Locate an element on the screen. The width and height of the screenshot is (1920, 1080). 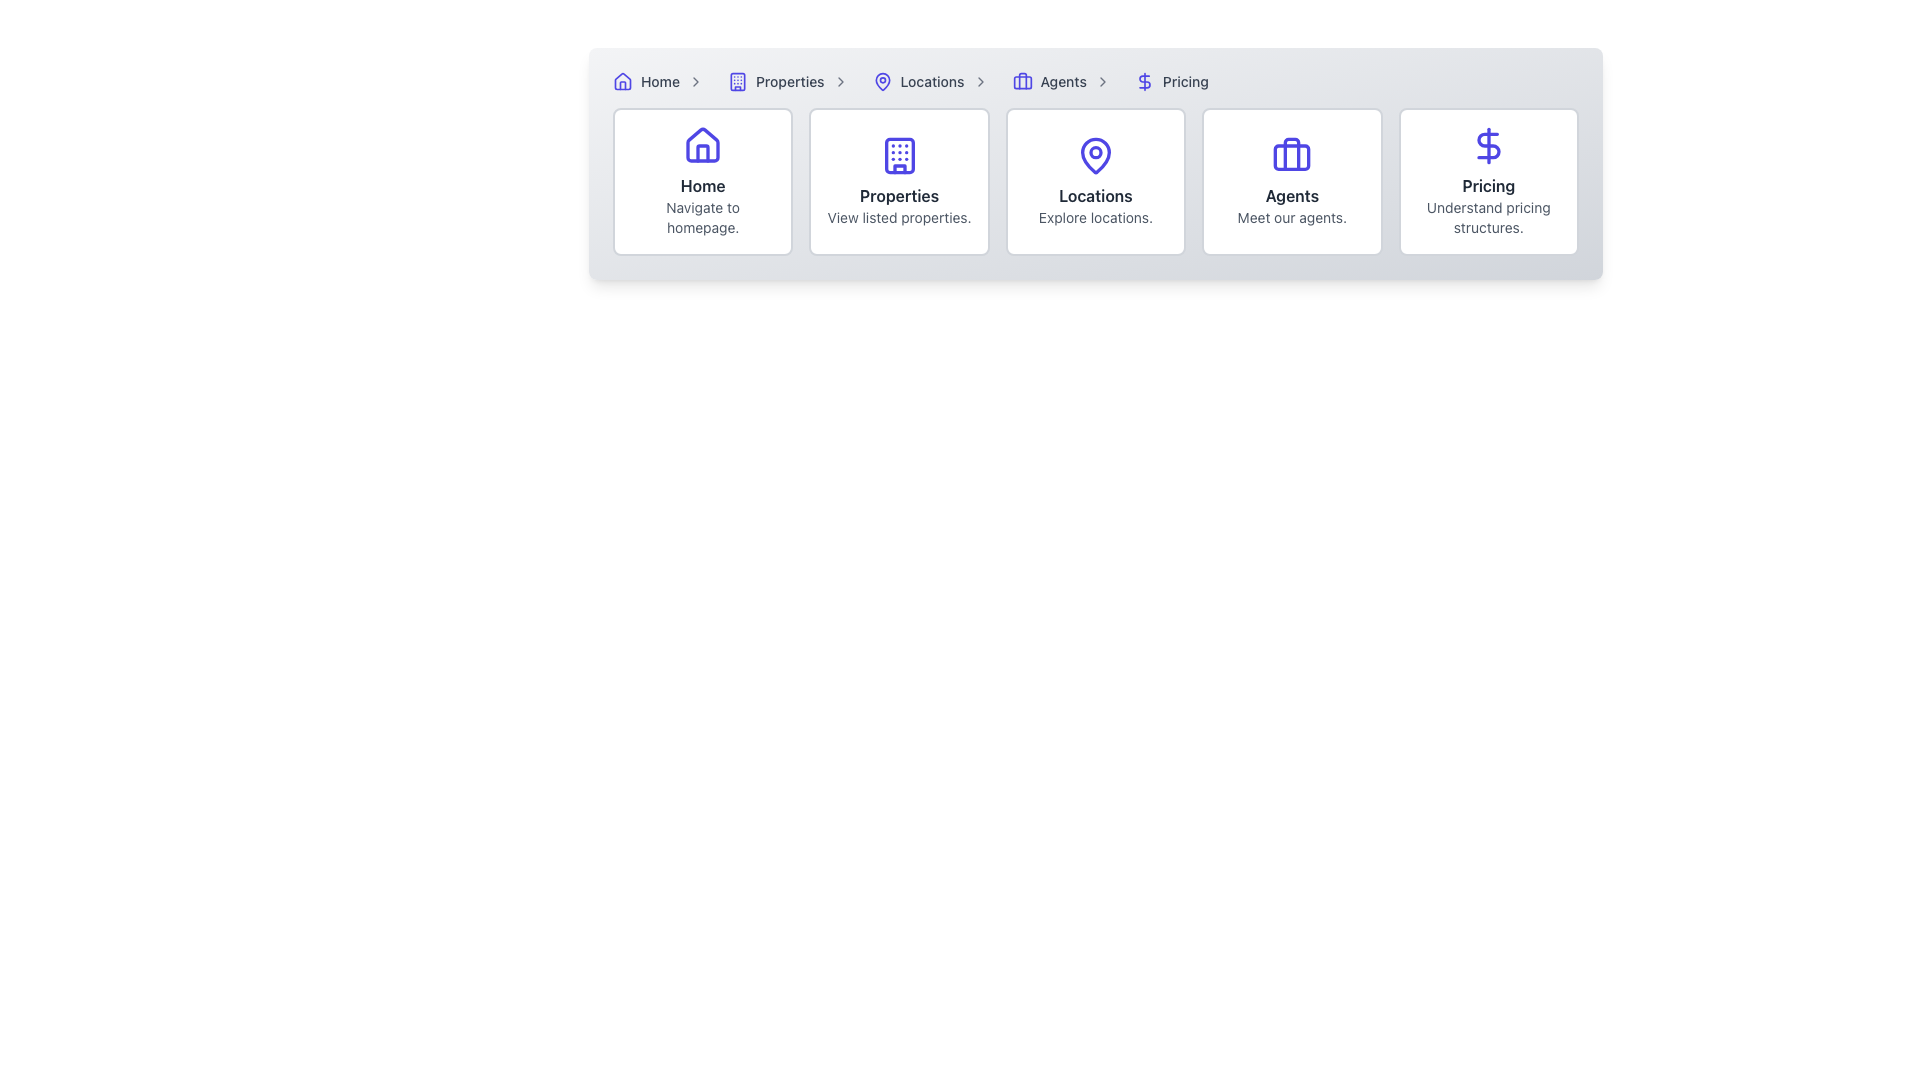
the navigational link labeled 'Properties' with an accompanying building icon is located at coordinates (791, 80).